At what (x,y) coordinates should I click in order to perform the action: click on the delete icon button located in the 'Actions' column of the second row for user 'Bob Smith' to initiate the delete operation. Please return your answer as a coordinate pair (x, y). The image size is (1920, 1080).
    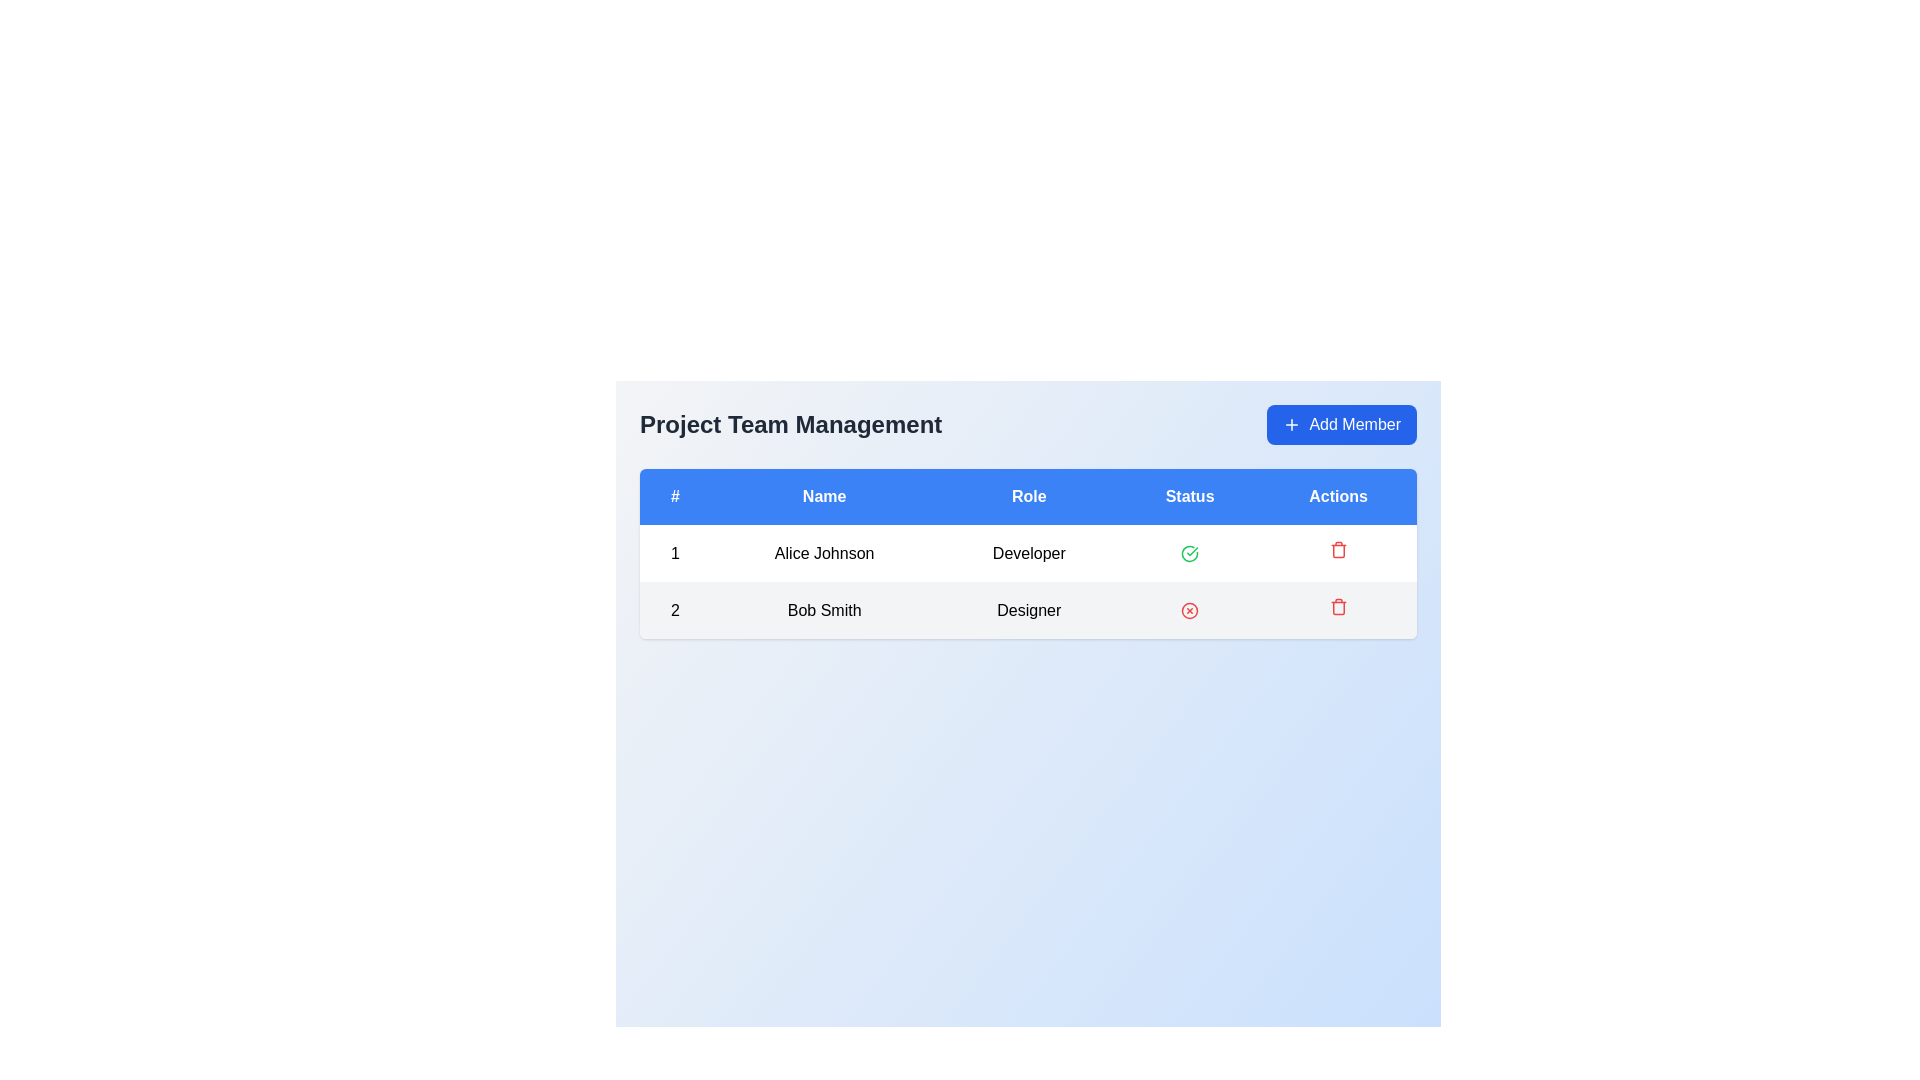
    Looking at the image, I should click on (1338, 605).